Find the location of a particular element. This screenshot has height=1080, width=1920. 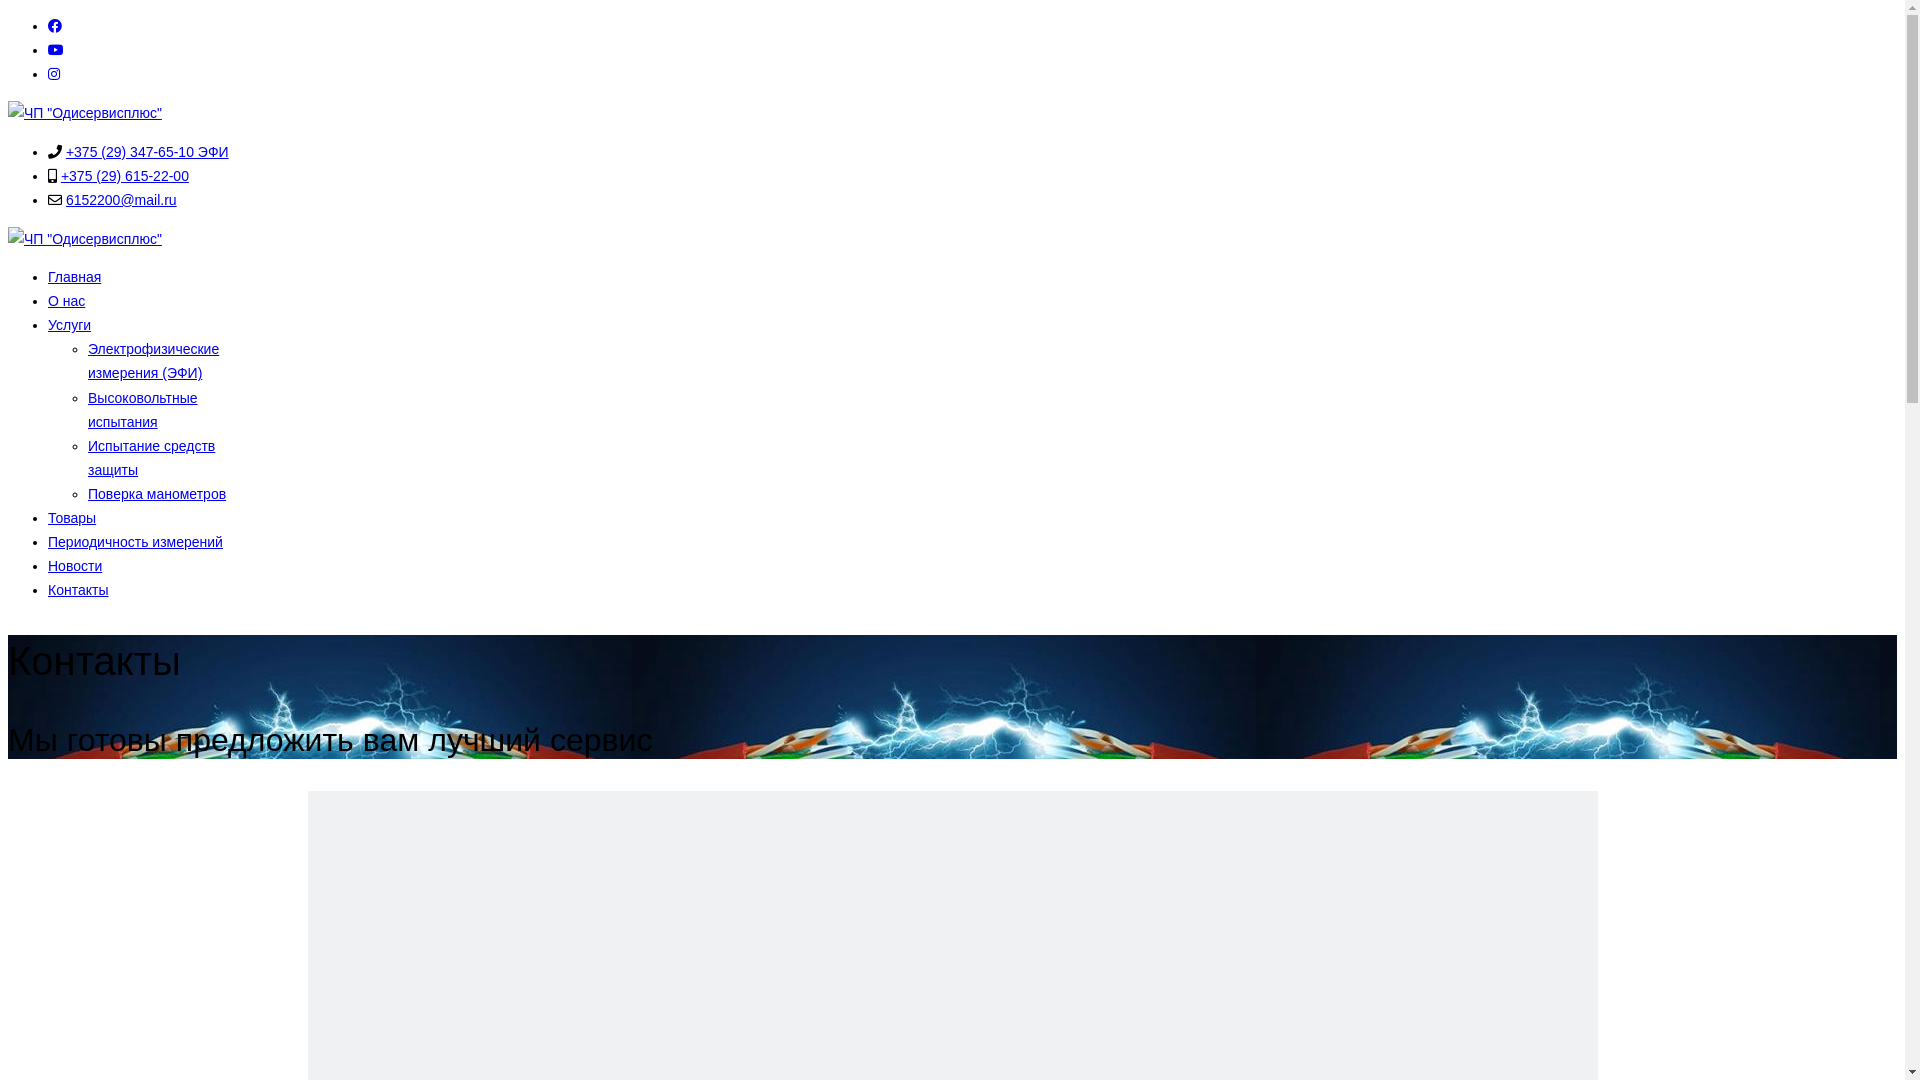

'+375 (29) 615-22-00' is located at coordinates (123, 175).